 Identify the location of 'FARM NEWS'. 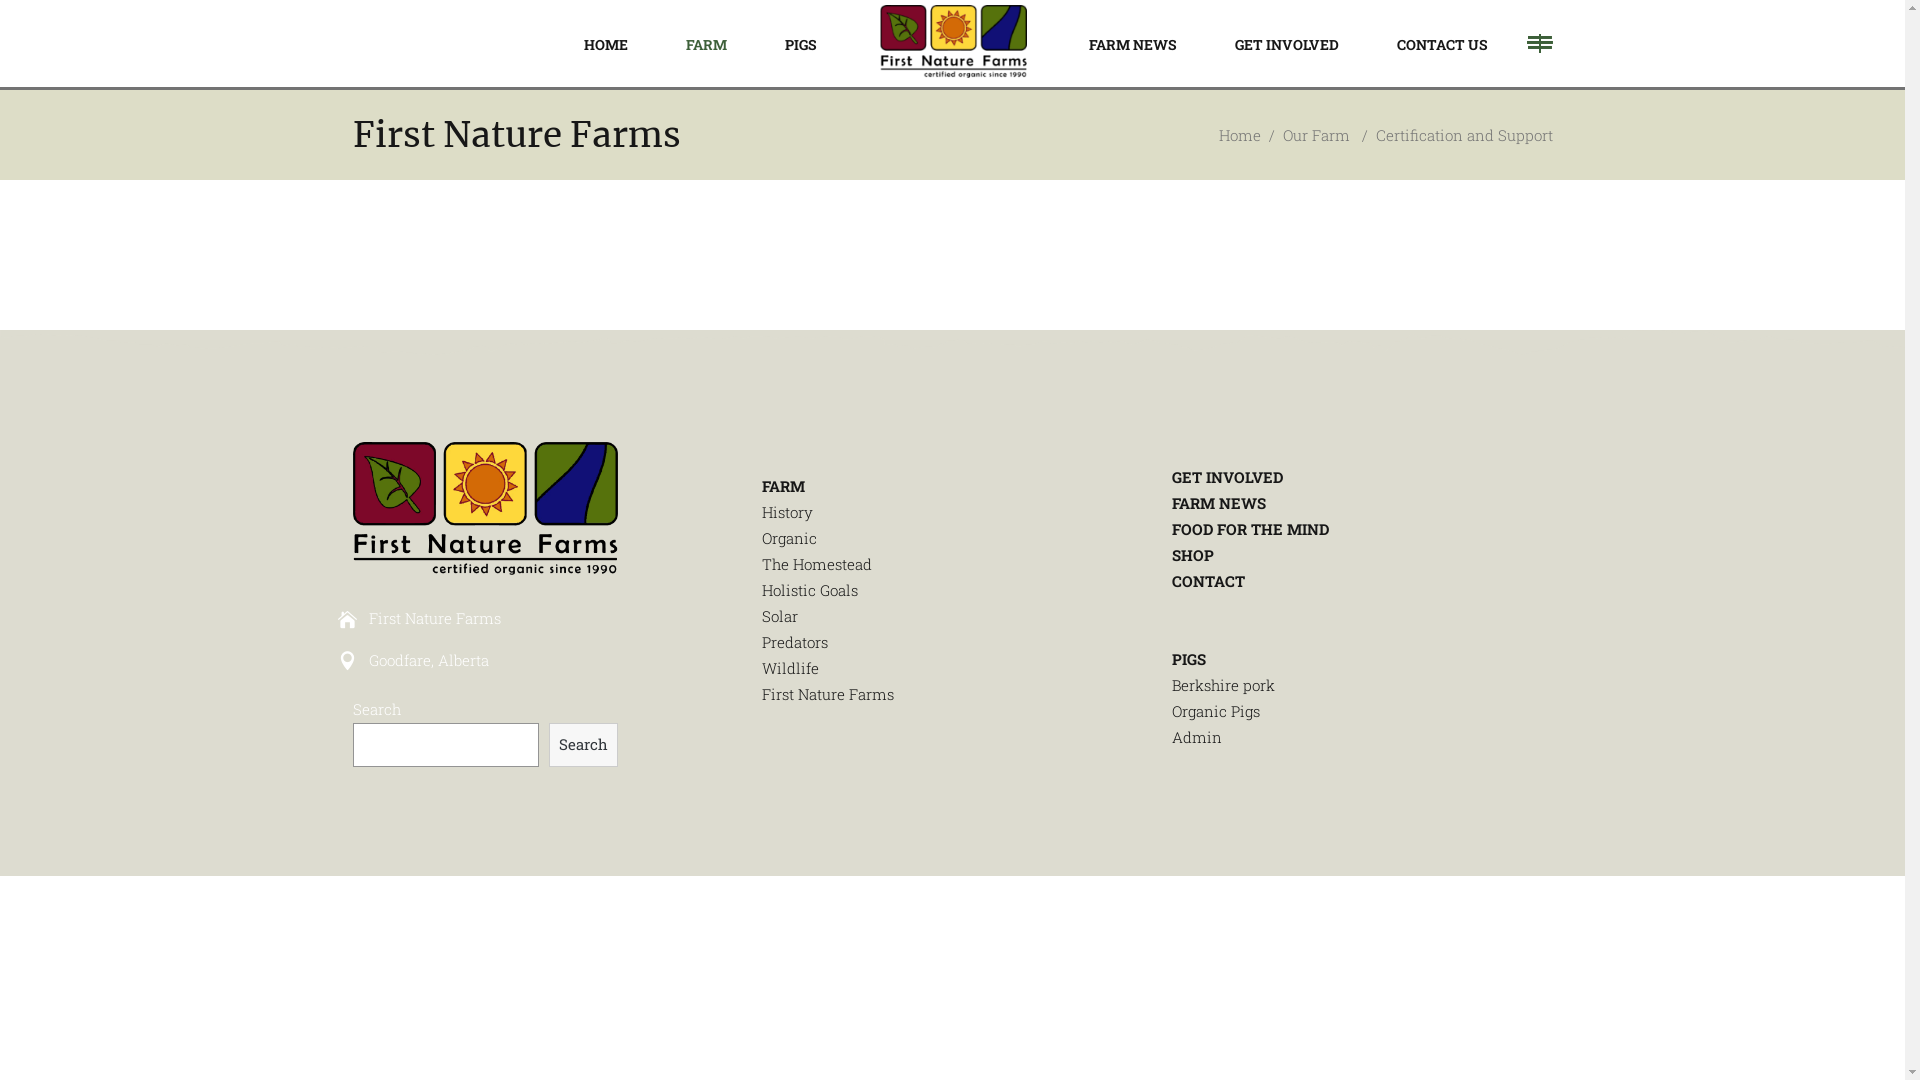
(1218, 501).